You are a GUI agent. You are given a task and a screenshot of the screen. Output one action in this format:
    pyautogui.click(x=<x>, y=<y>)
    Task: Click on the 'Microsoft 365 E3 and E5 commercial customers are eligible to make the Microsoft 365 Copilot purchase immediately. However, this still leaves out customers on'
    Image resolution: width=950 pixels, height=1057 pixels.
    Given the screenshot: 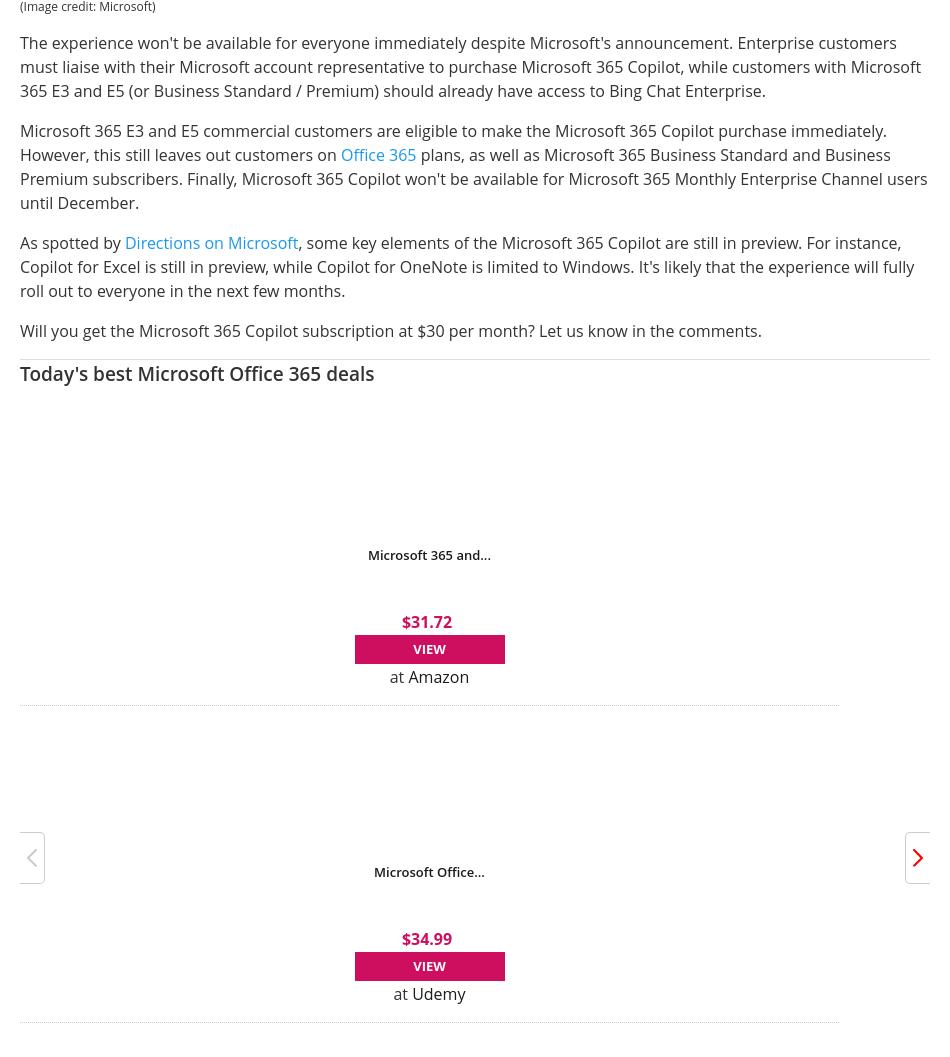 What is the action you would take?
    pyautogui.click(x=452, y=140)
    